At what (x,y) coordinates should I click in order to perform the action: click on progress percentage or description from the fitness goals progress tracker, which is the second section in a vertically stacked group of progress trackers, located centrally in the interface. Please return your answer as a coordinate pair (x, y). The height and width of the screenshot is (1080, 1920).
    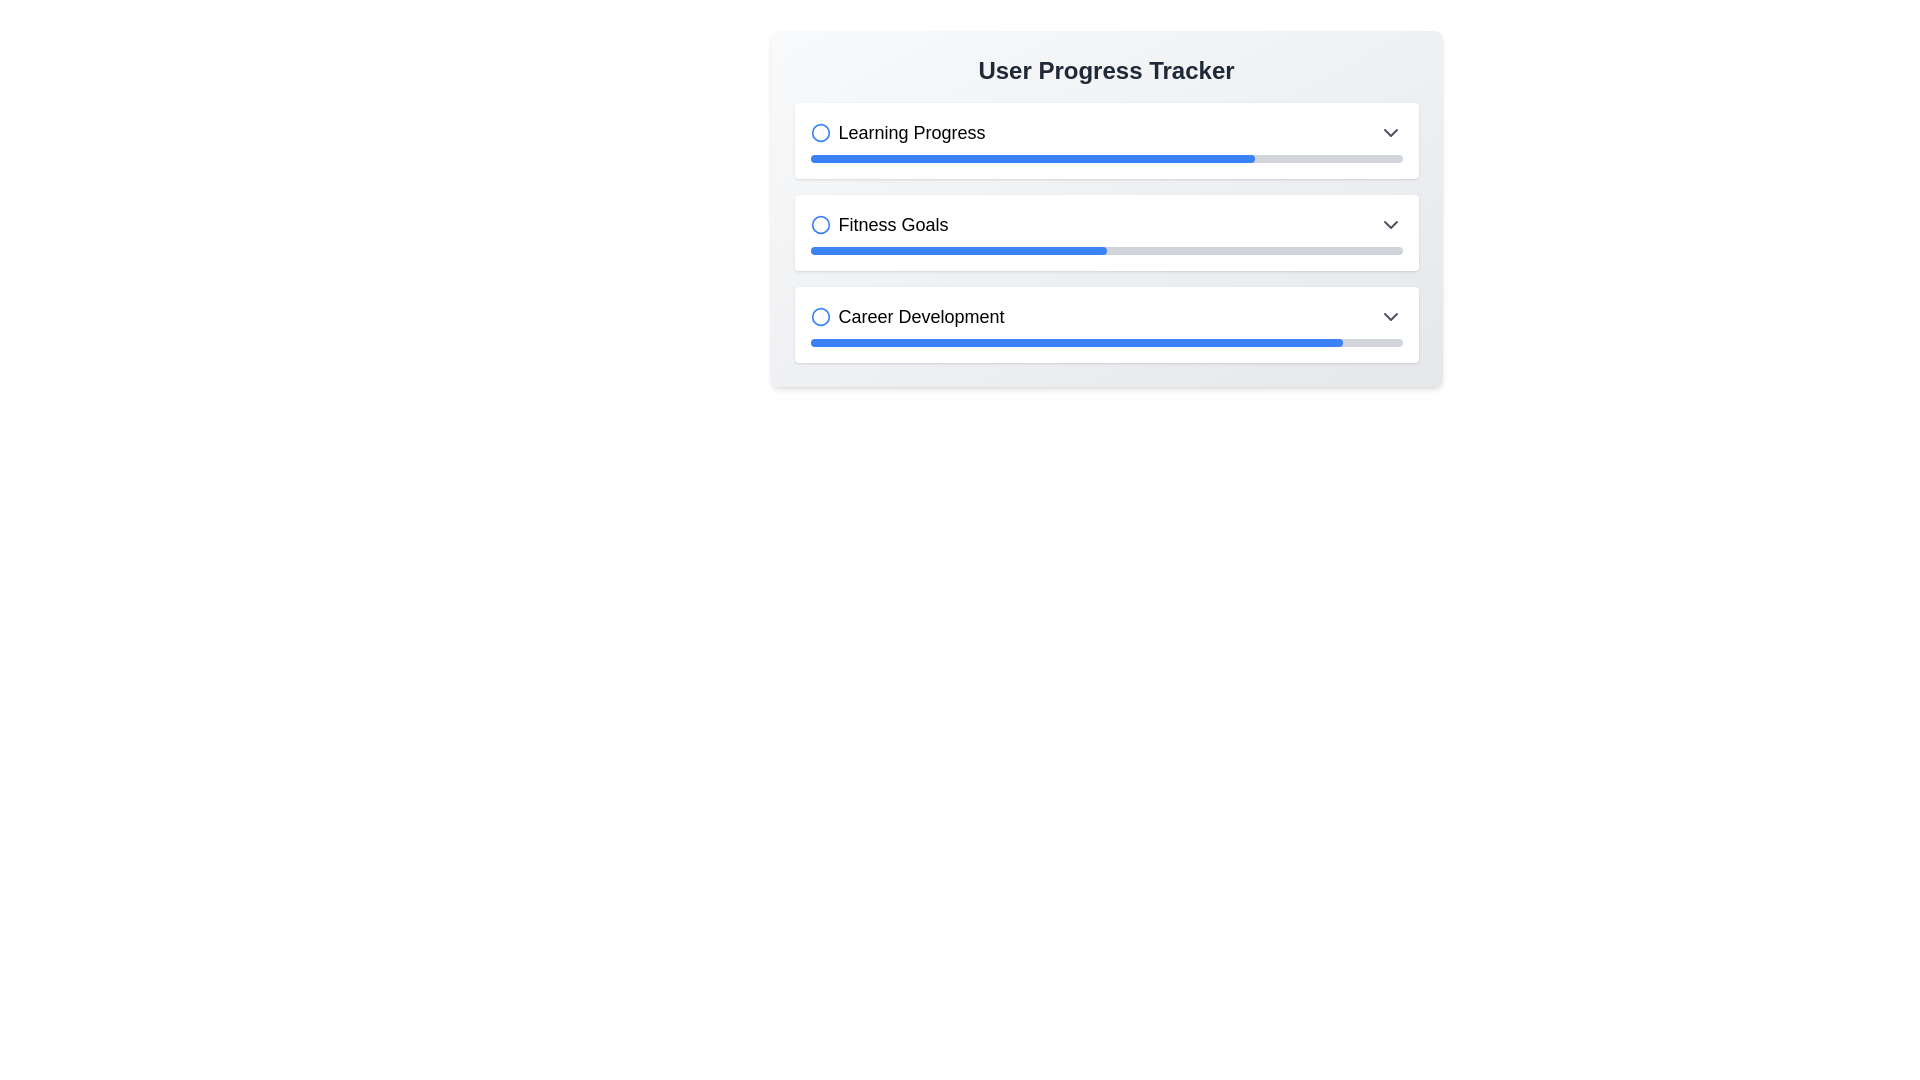
    Looking at the image, I should click on (1105, 231).